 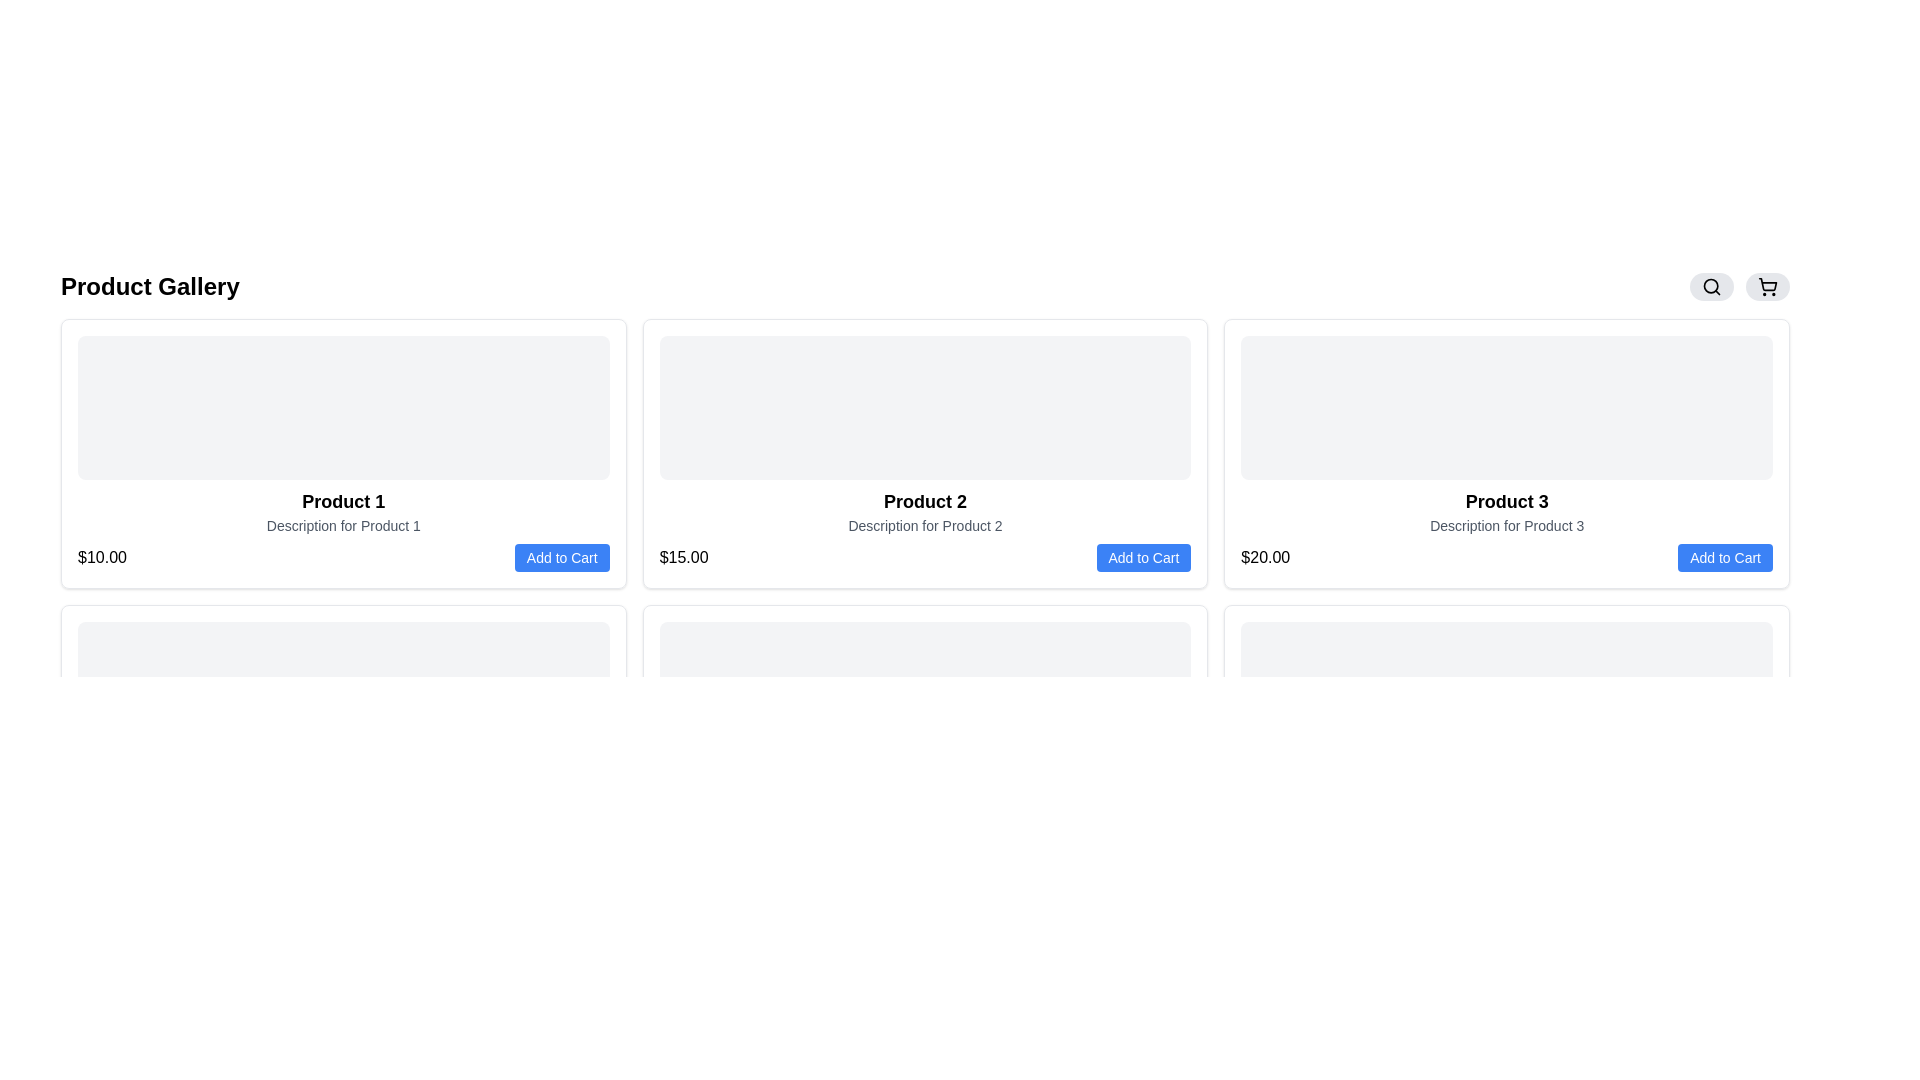 What do you see at coordinates (1724, 558) in the screenshot?
I see `the blue button labeled 'Add to Cart' in the bottom-right corner of the 'Product 3' panel to change its color` at bounding box center [1724, 558].